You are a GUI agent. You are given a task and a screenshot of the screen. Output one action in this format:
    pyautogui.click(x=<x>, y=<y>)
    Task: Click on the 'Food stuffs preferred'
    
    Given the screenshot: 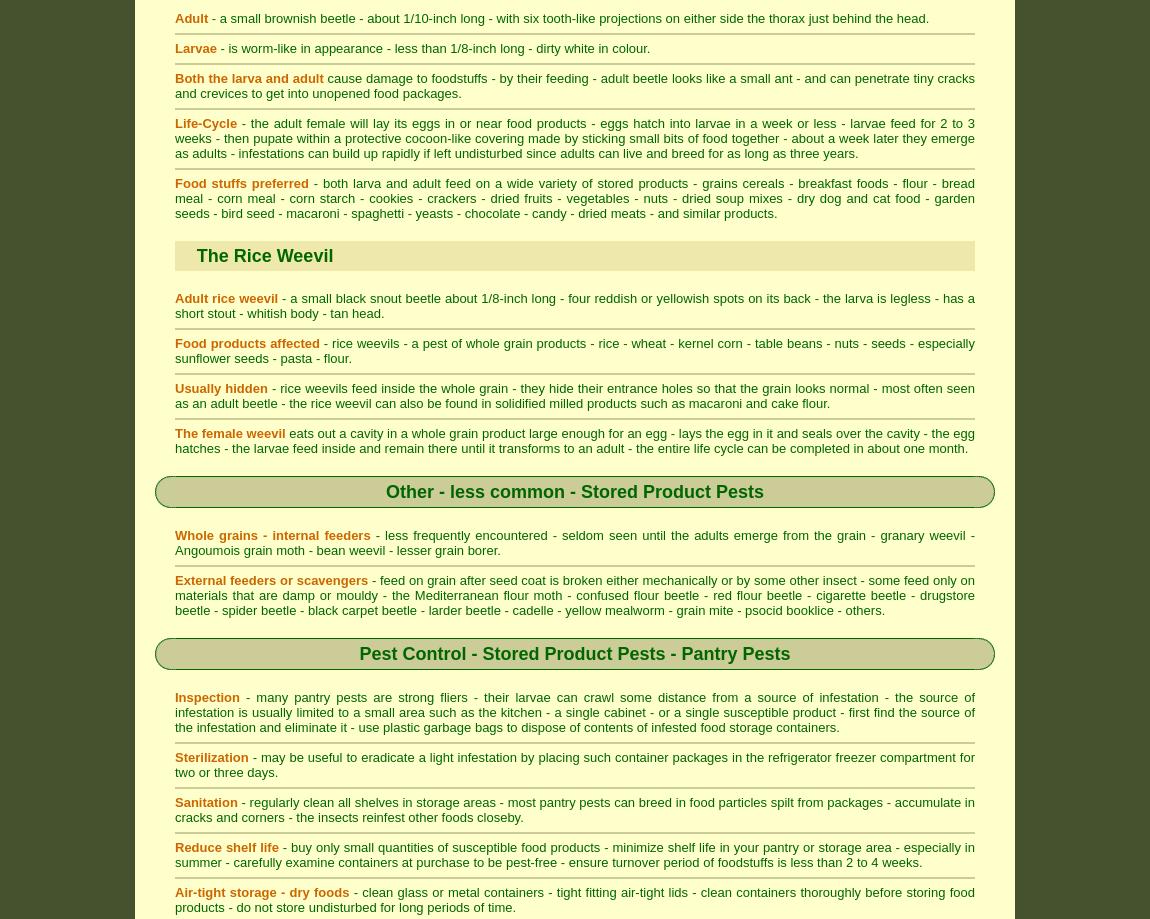 What is the action you would take?
    pyautogui.click(x=240, y=182)
    